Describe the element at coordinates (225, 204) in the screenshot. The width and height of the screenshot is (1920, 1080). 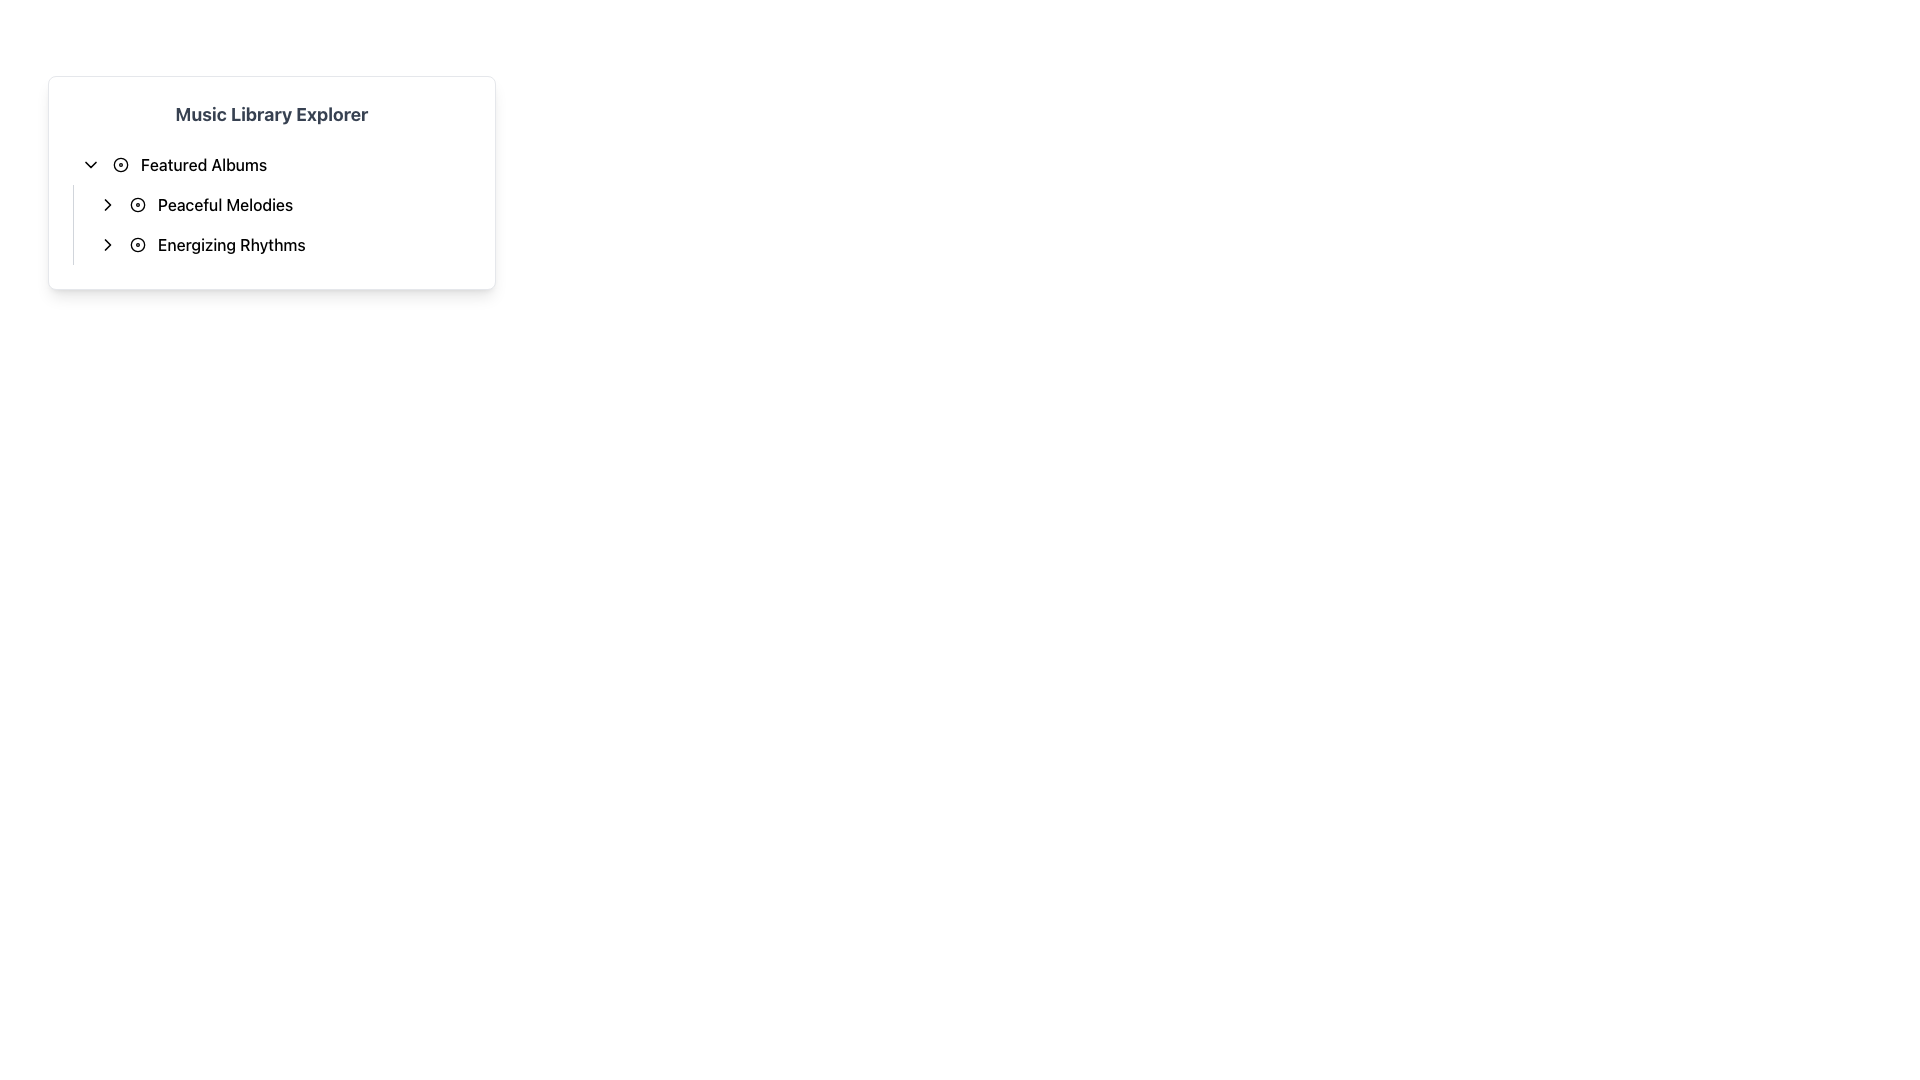
I see `the clickable text label representing a specific item in the 'Featured Albums' section of the Music Library Explorer` at that location.